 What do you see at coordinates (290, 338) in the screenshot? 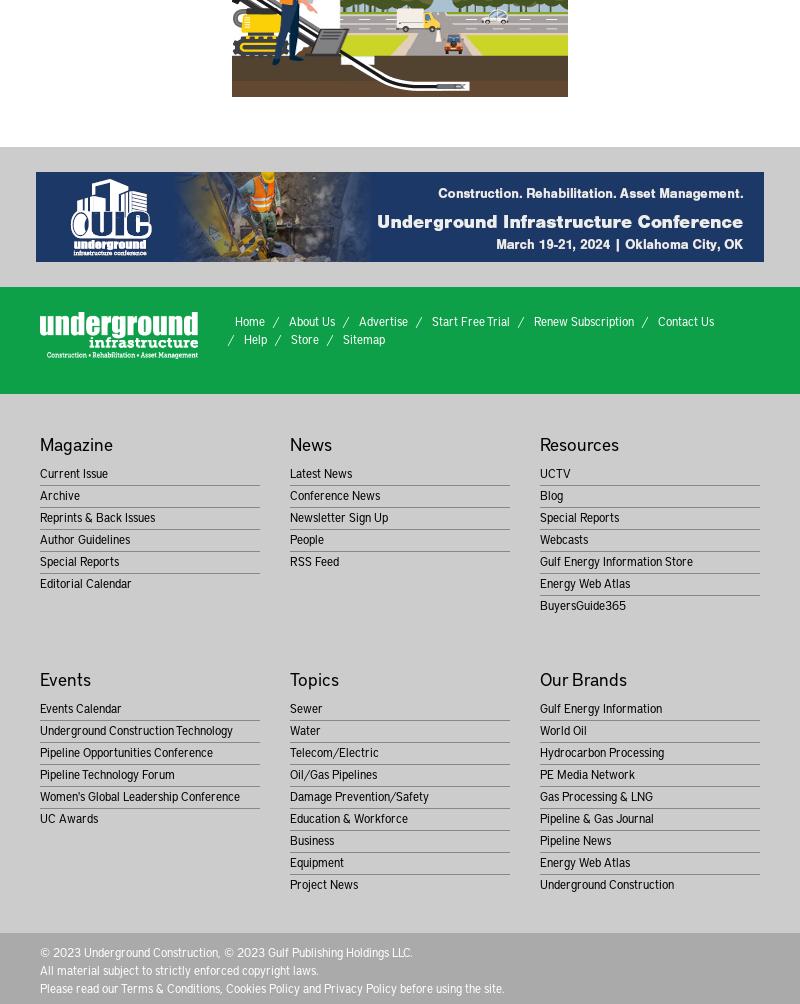
I see `'Store'` at bounding box center [290, 338].